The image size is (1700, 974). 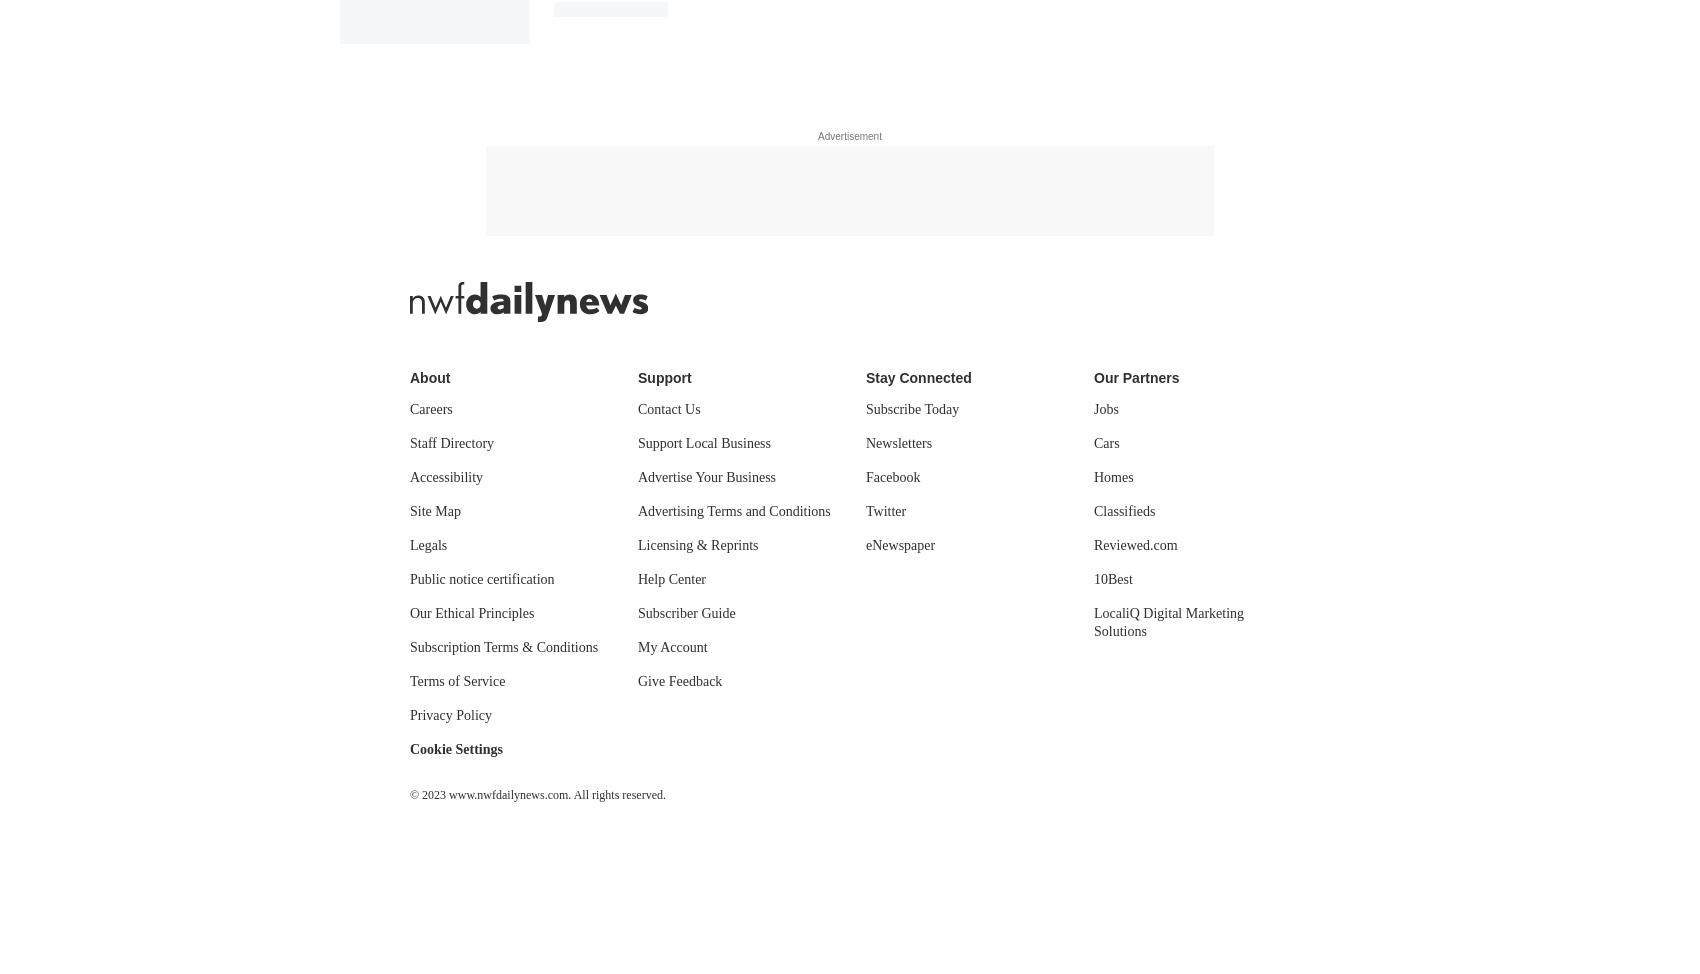 What do you see at coordinates (680, 680) in the screenshot?
I see `'Give Feedback'` at bounding box center [680, 680].